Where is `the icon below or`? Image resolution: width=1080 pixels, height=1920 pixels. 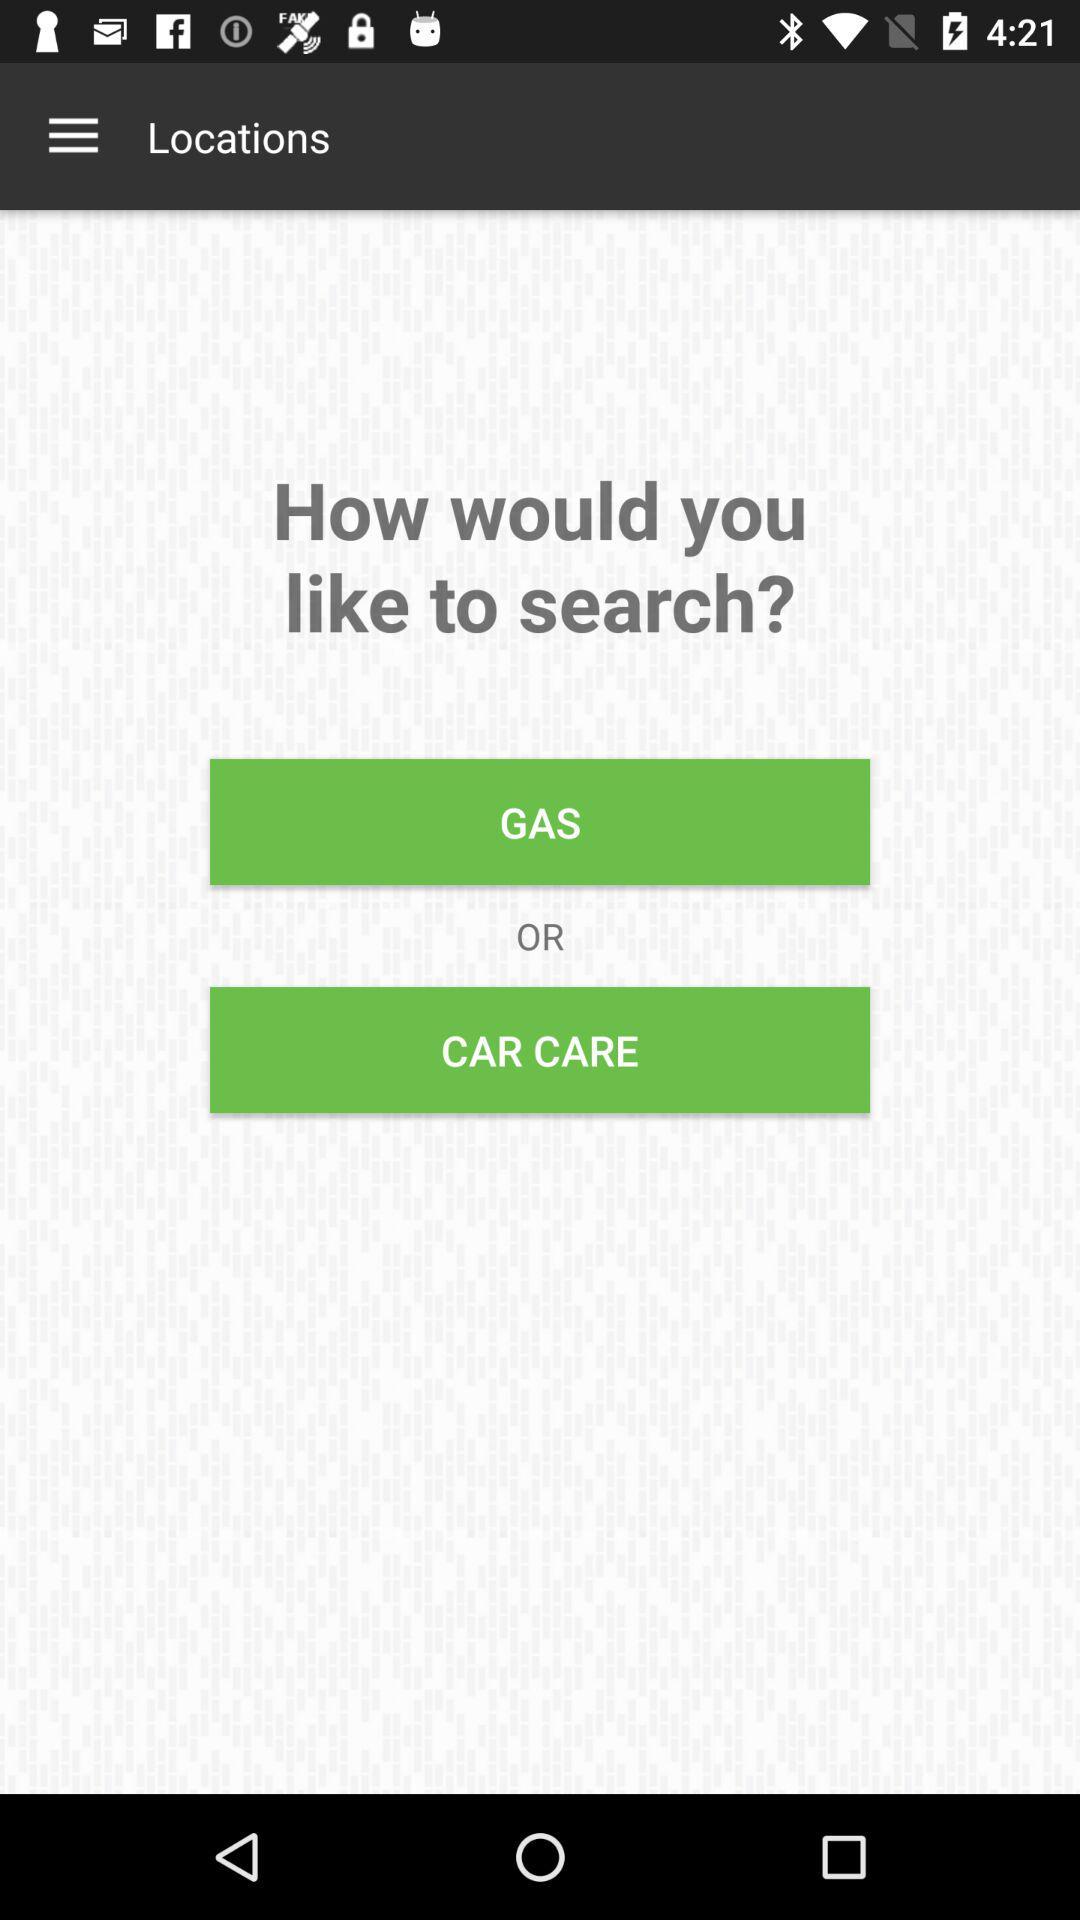 the icon below or is located at coordinates (540, 1049).